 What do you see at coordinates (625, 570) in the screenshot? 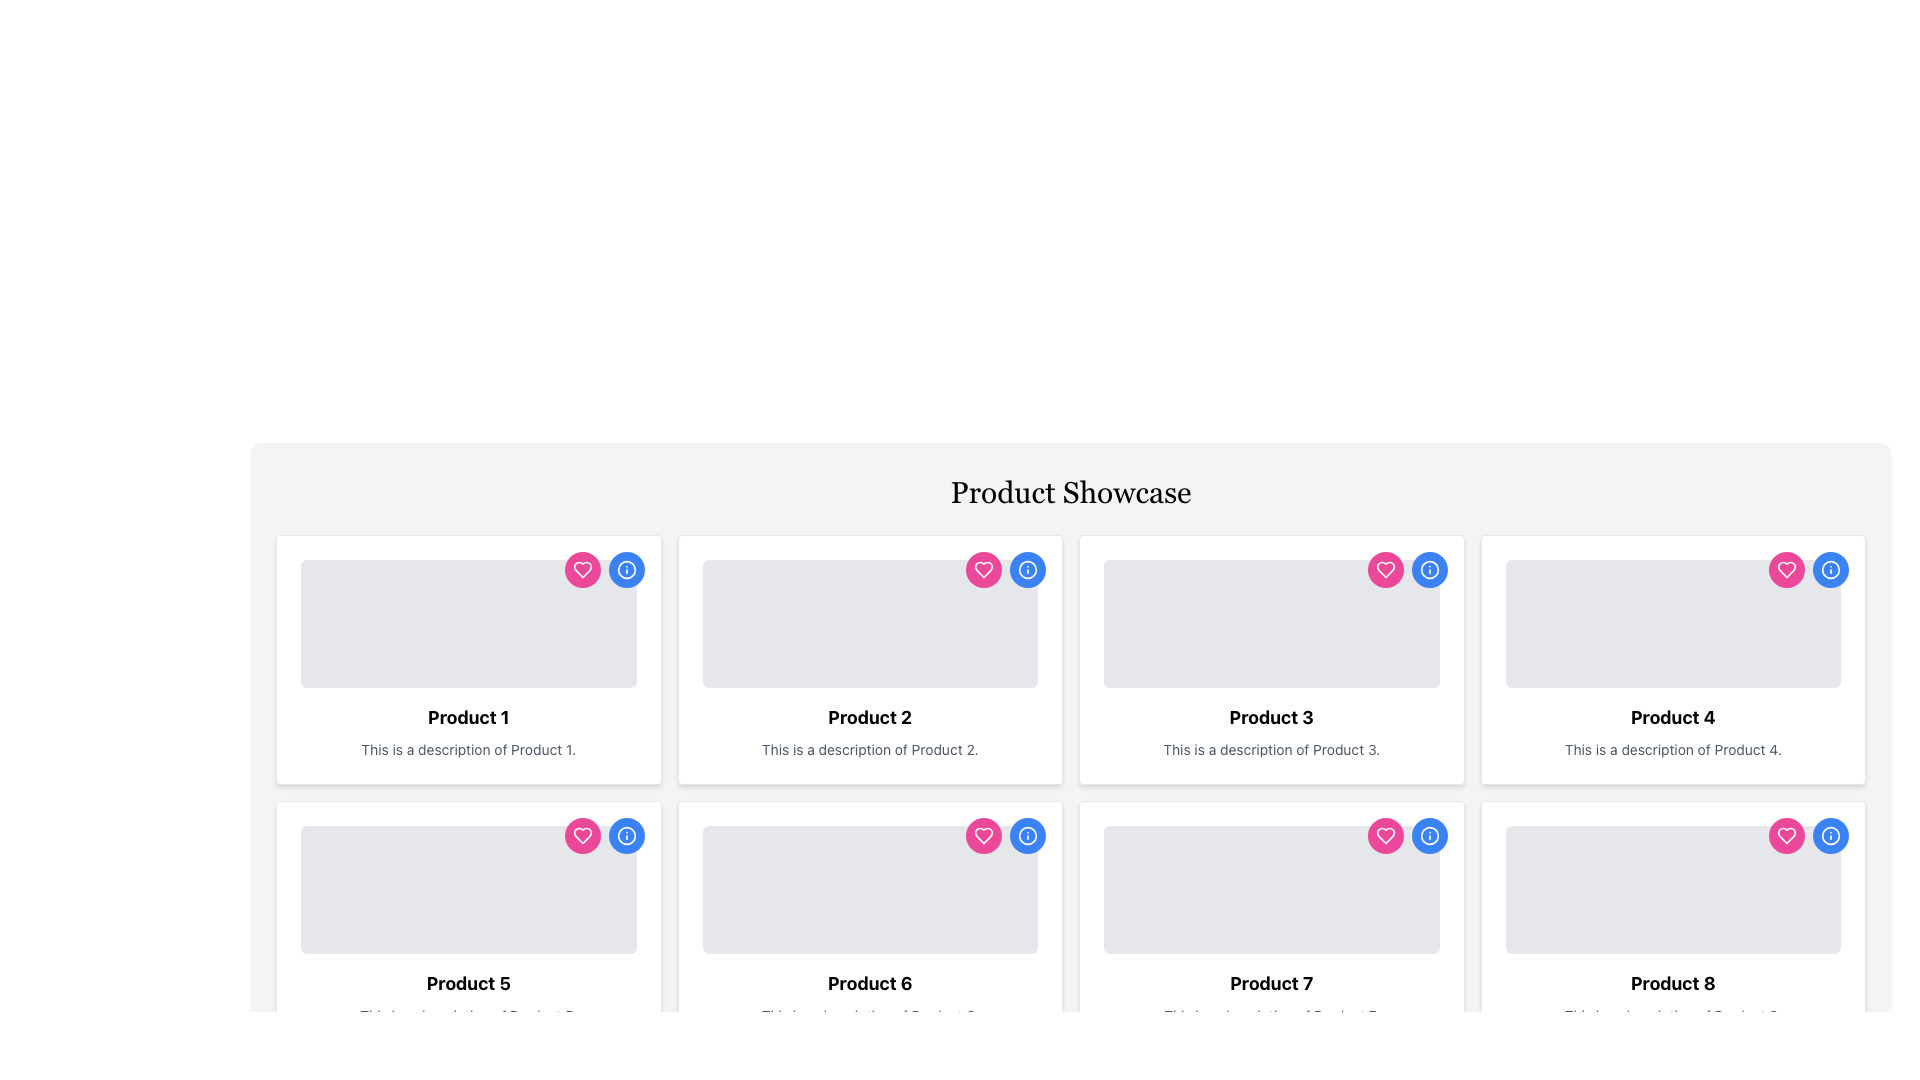
I see `the circular blue icon button with a white outline, which features an information symbol, located to the right of the heart icon in the action button group on the top-right corner of the 'Product 1' card` at bounding box center [625, 570].